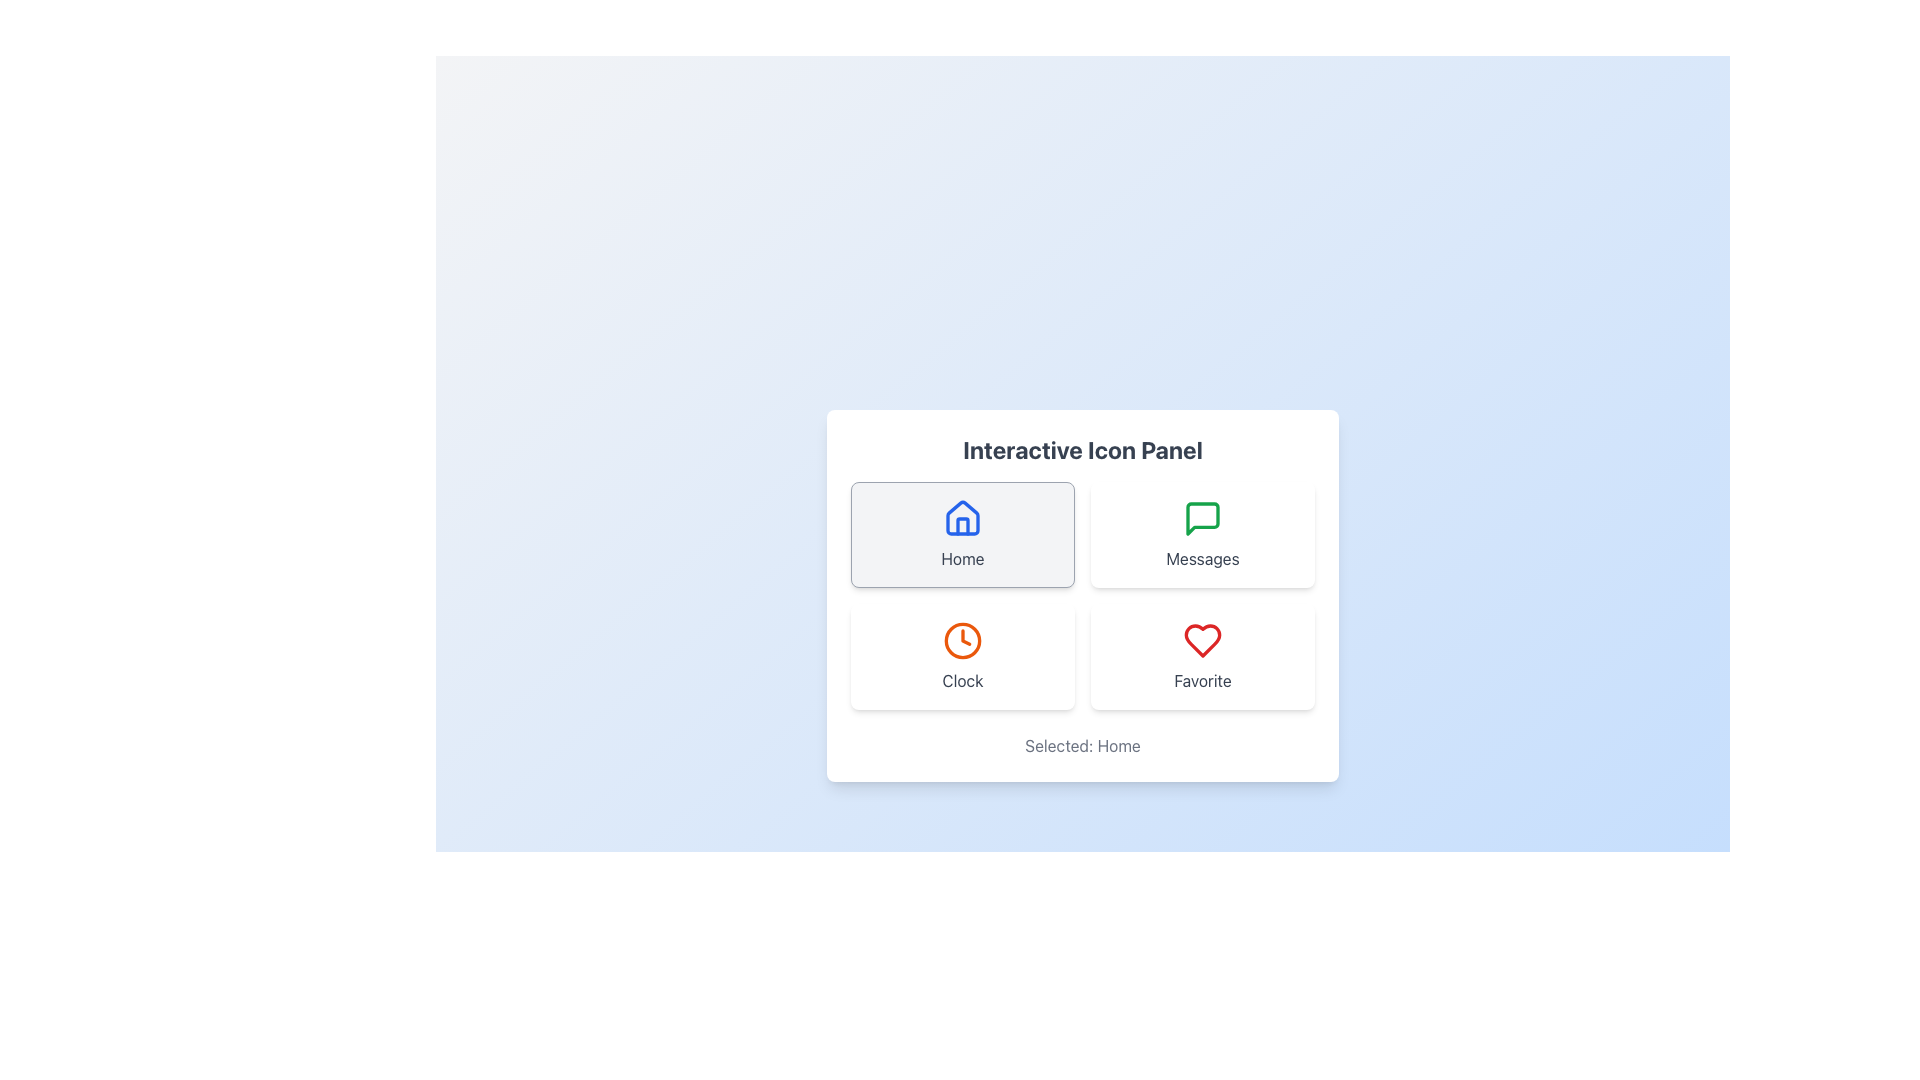 Image resolution: width=1920 pixels, height=1080 pixels. Describe the element at coordinates (1202, 518) in the screenshot. I see `the messaging icon located in the 'Messages' group within the interactive icon panel, which is visually centered at the top of the 'Messages' section` at that location.